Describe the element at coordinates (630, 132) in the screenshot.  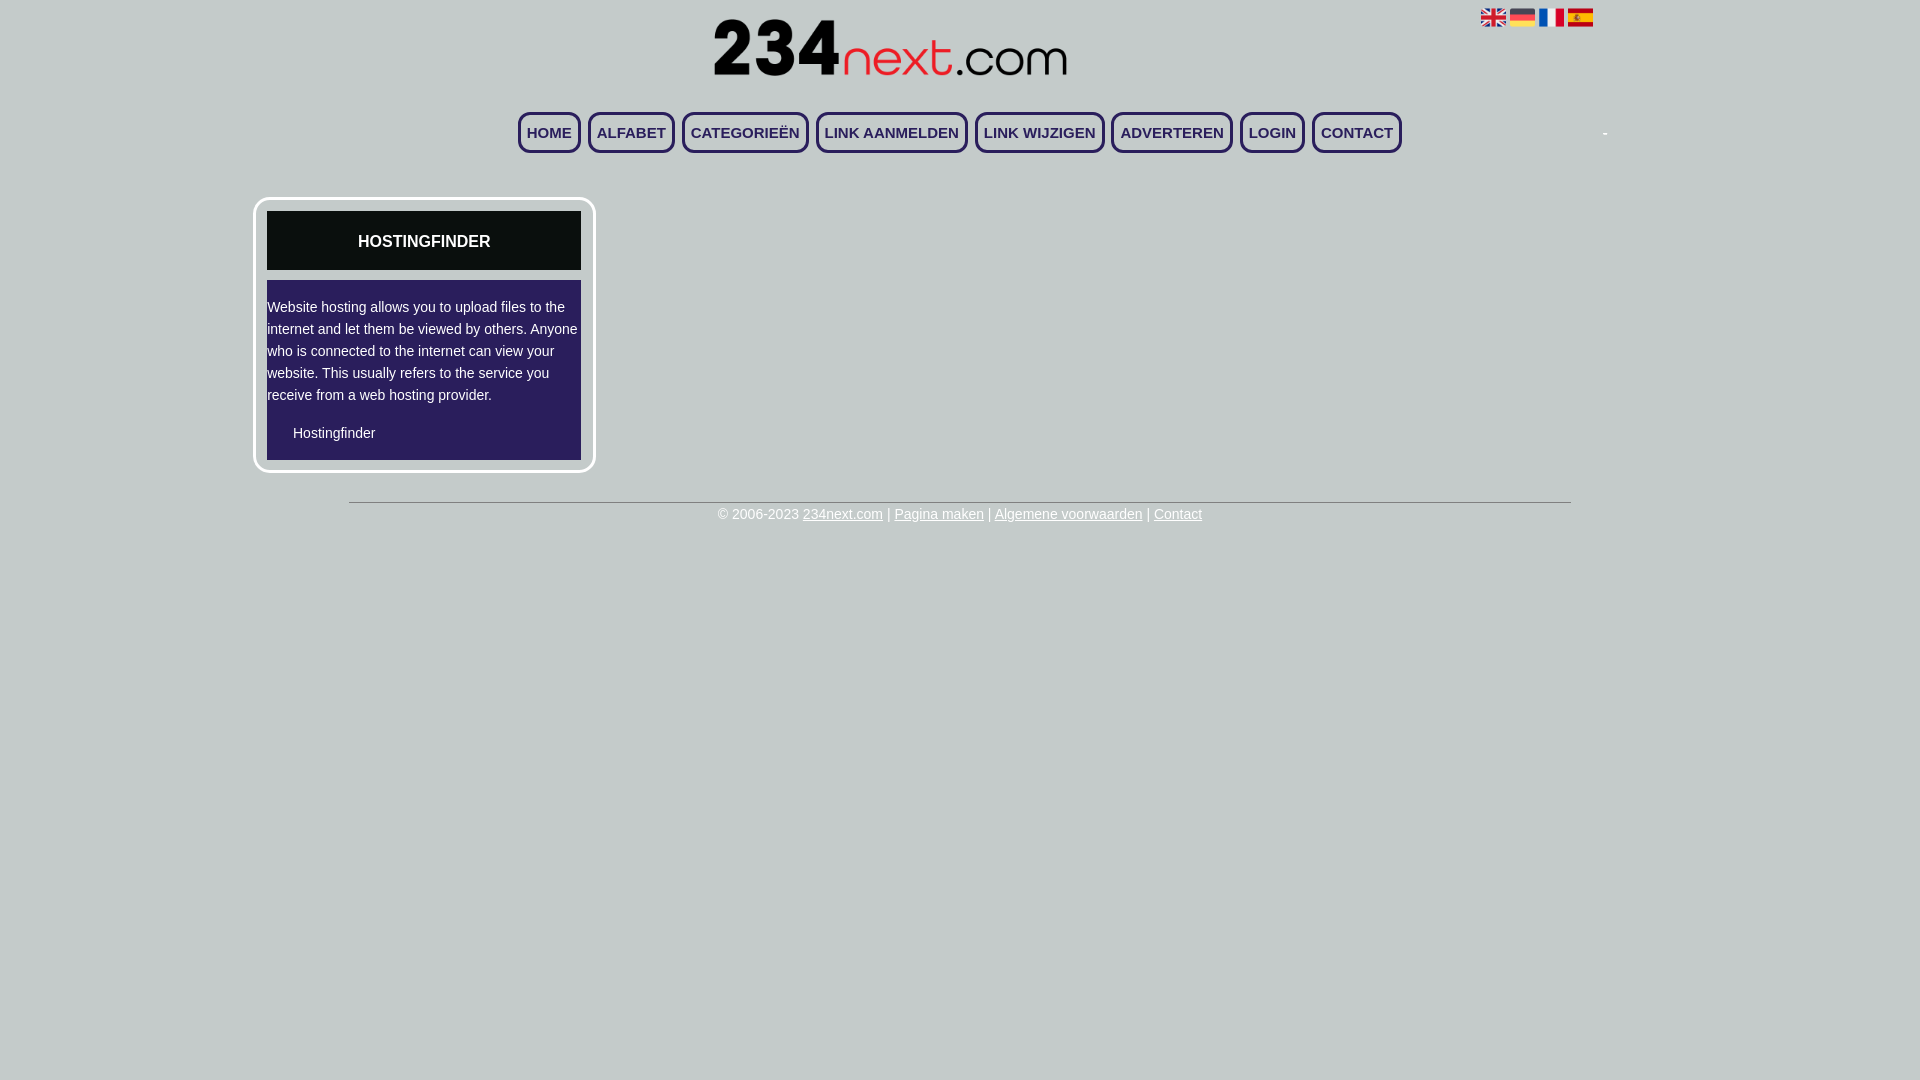
I see `'ALFABET'` at that location.